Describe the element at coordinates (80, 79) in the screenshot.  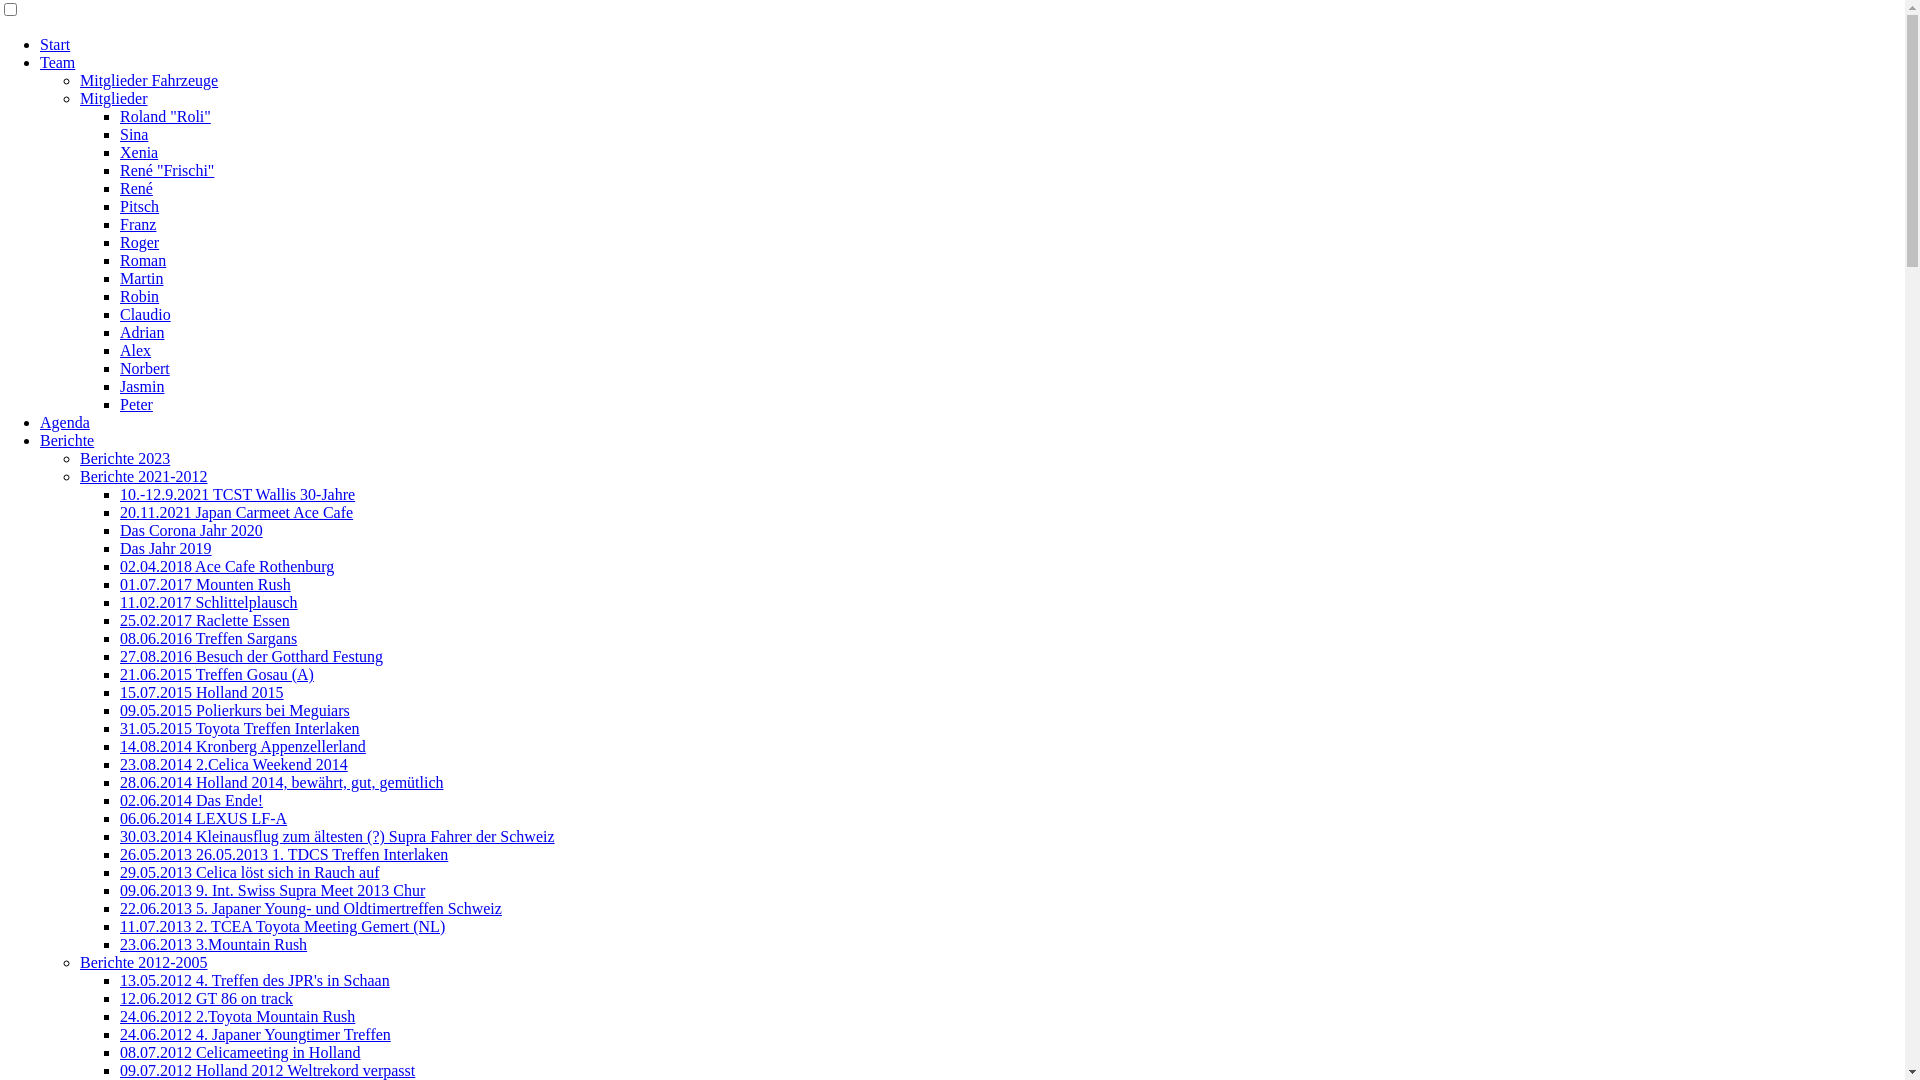
I see `'Mitglieder Fahrzeuge'` at that location.